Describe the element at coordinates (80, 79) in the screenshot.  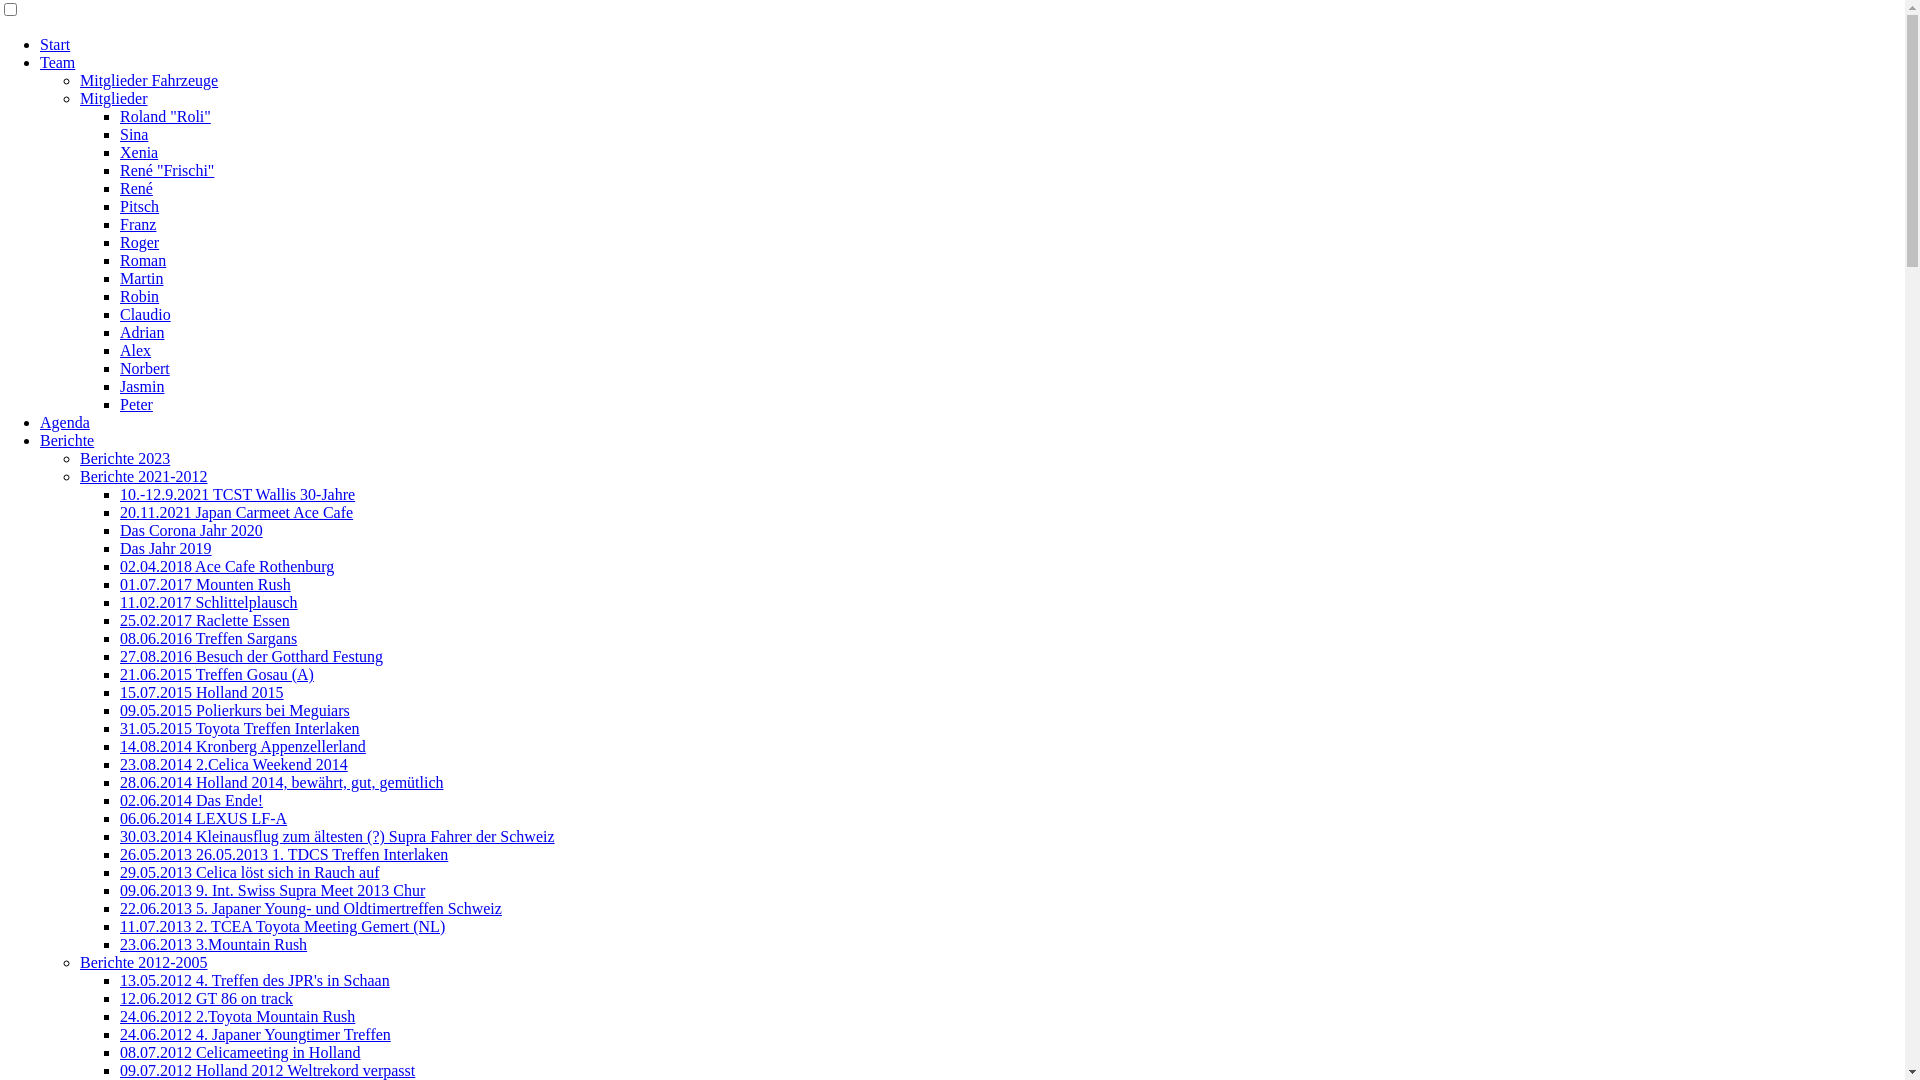
I see `'Mitglieder Fahrzeuge'` at that location.